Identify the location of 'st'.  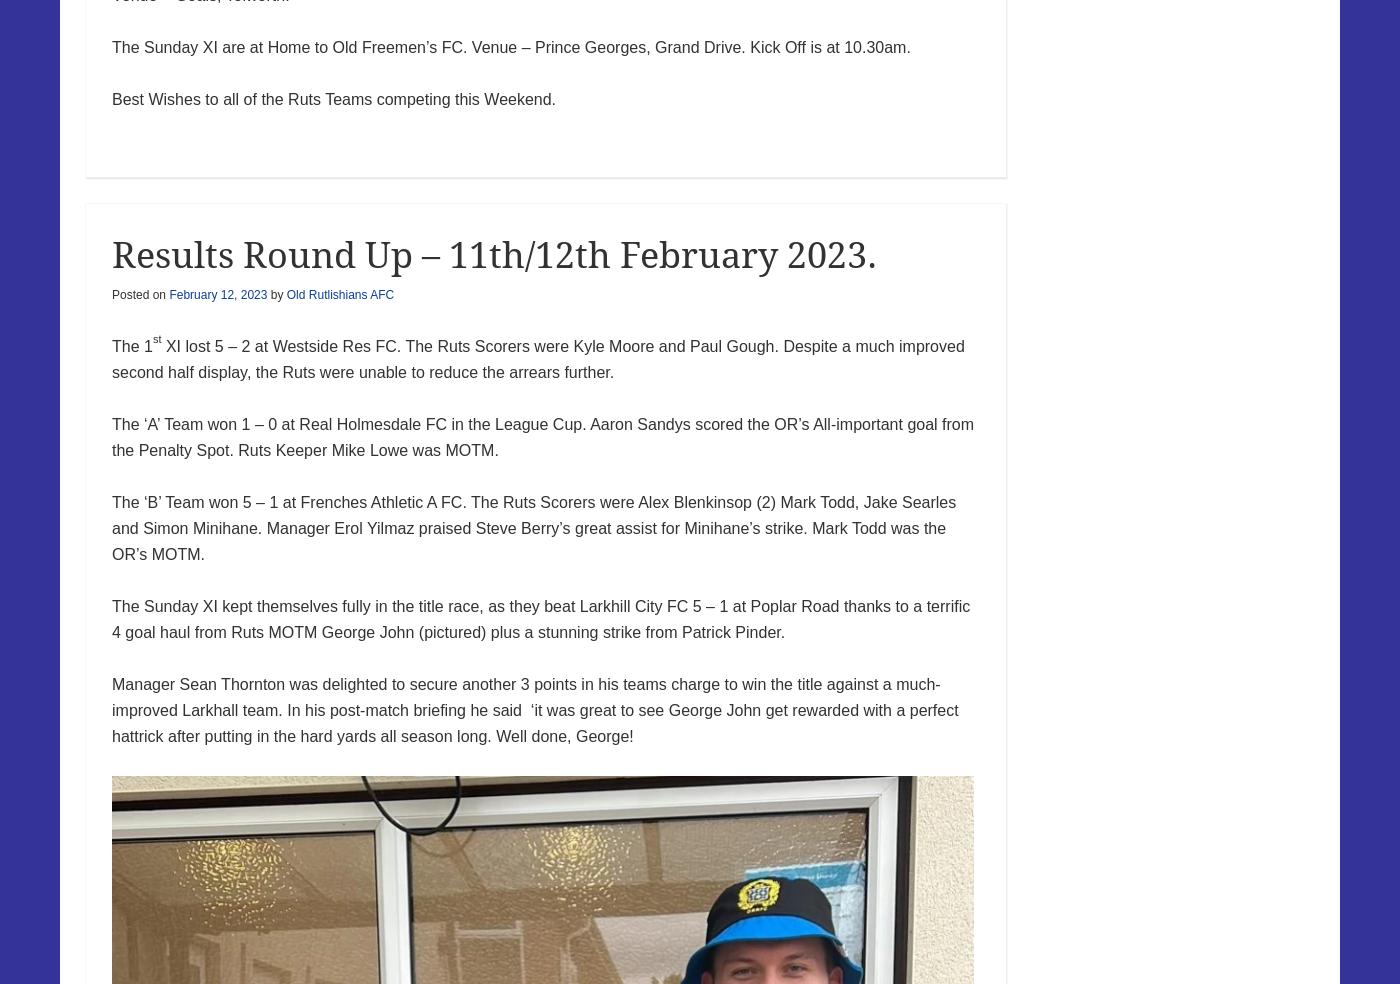
(156, 337).